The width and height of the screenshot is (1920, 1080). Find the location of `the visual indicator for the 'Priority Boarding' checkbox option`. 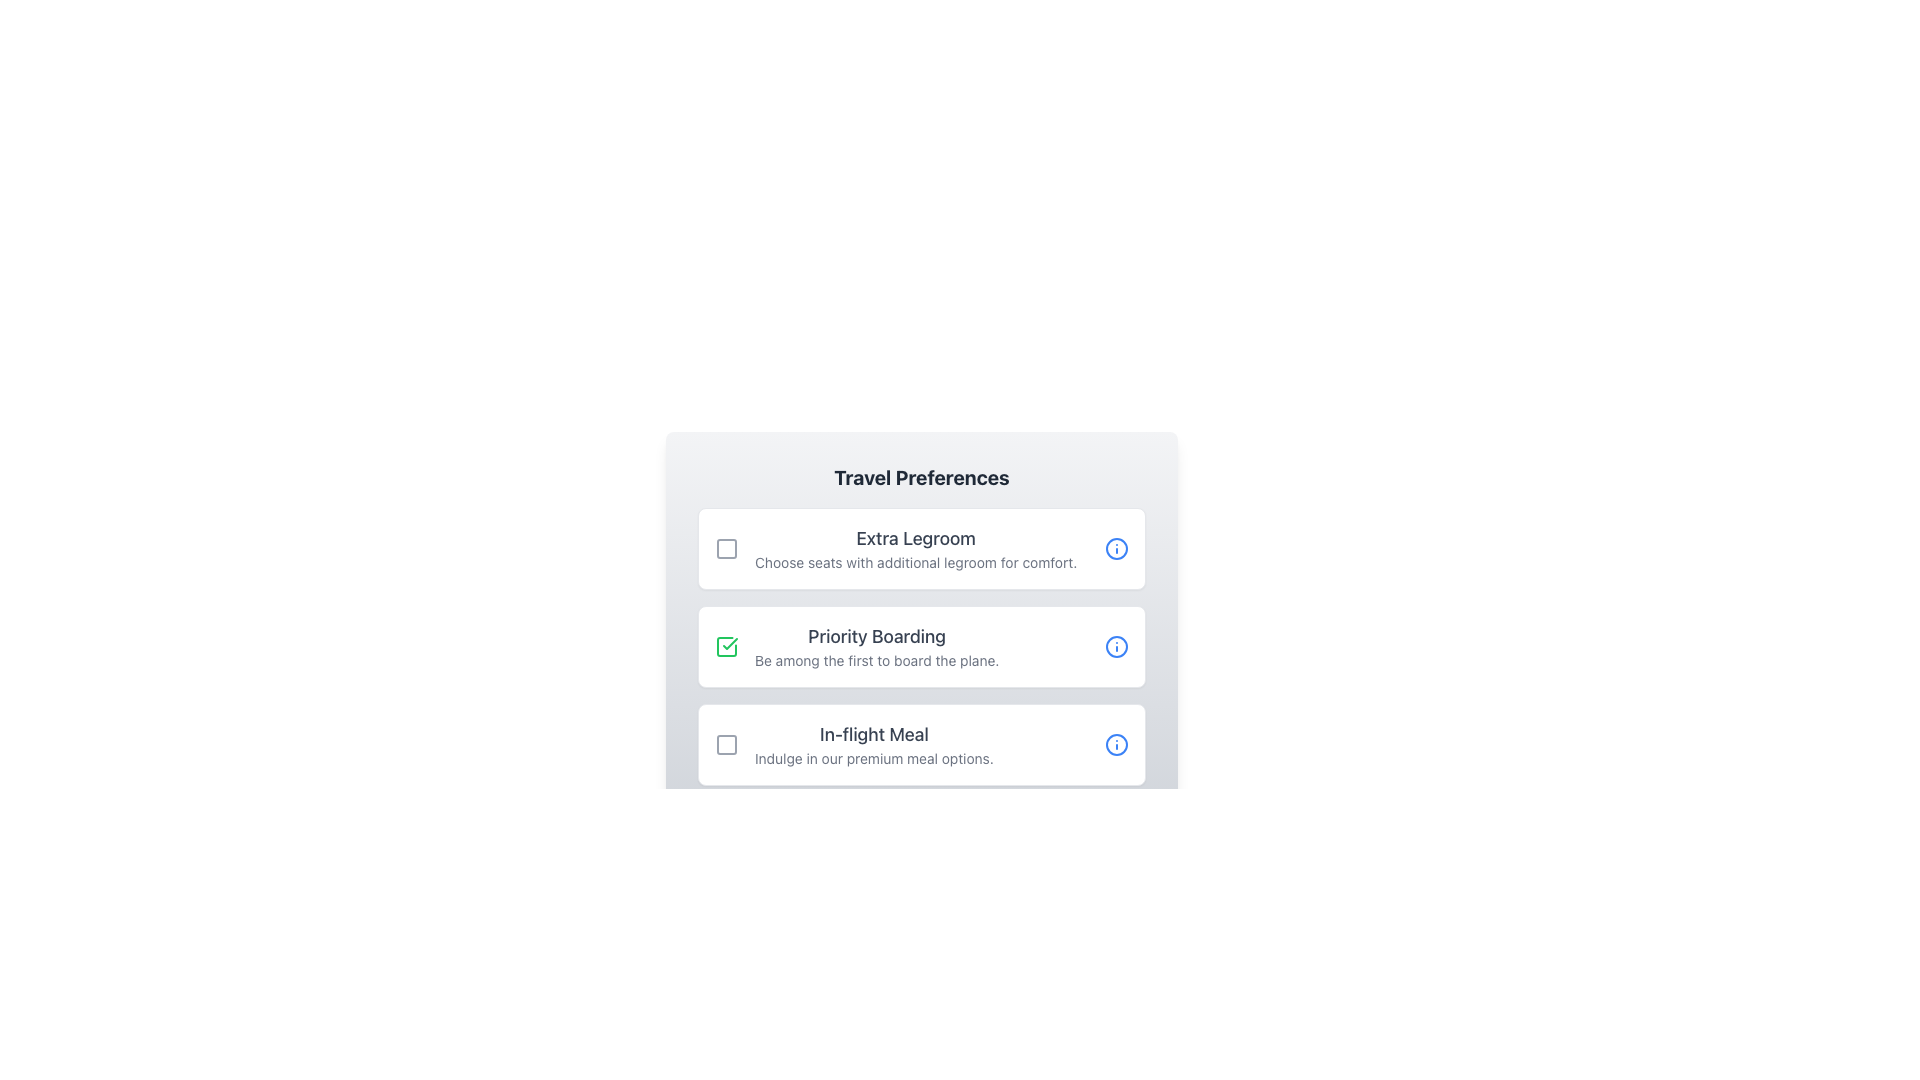

the visual indicator for the 'Priority Boarding' checkbox option is located at coordinates (725, 647).